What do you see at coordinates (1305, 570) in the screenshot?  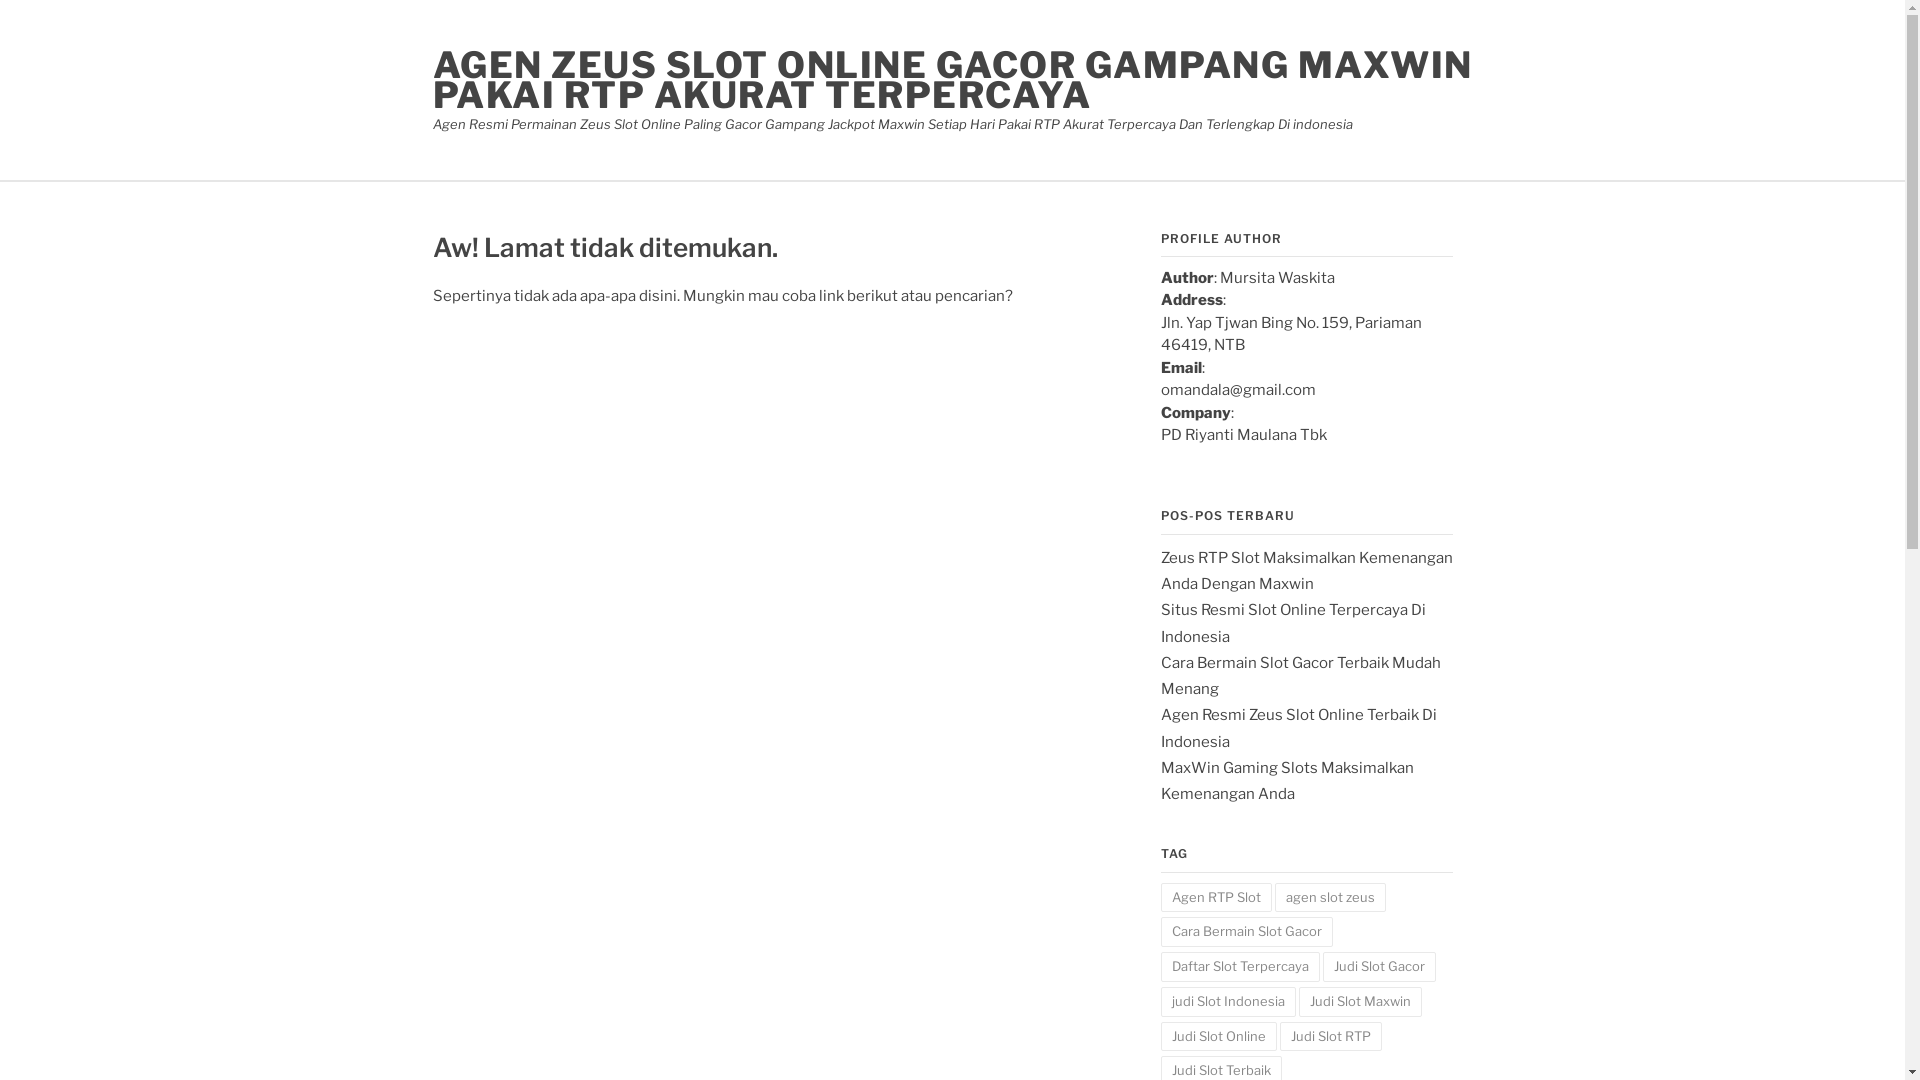 I see `'Zeus RTP Slot Maksimalkan Kemenangan Anda Dengan Maxwin'` at bounding box center [1305, 570].